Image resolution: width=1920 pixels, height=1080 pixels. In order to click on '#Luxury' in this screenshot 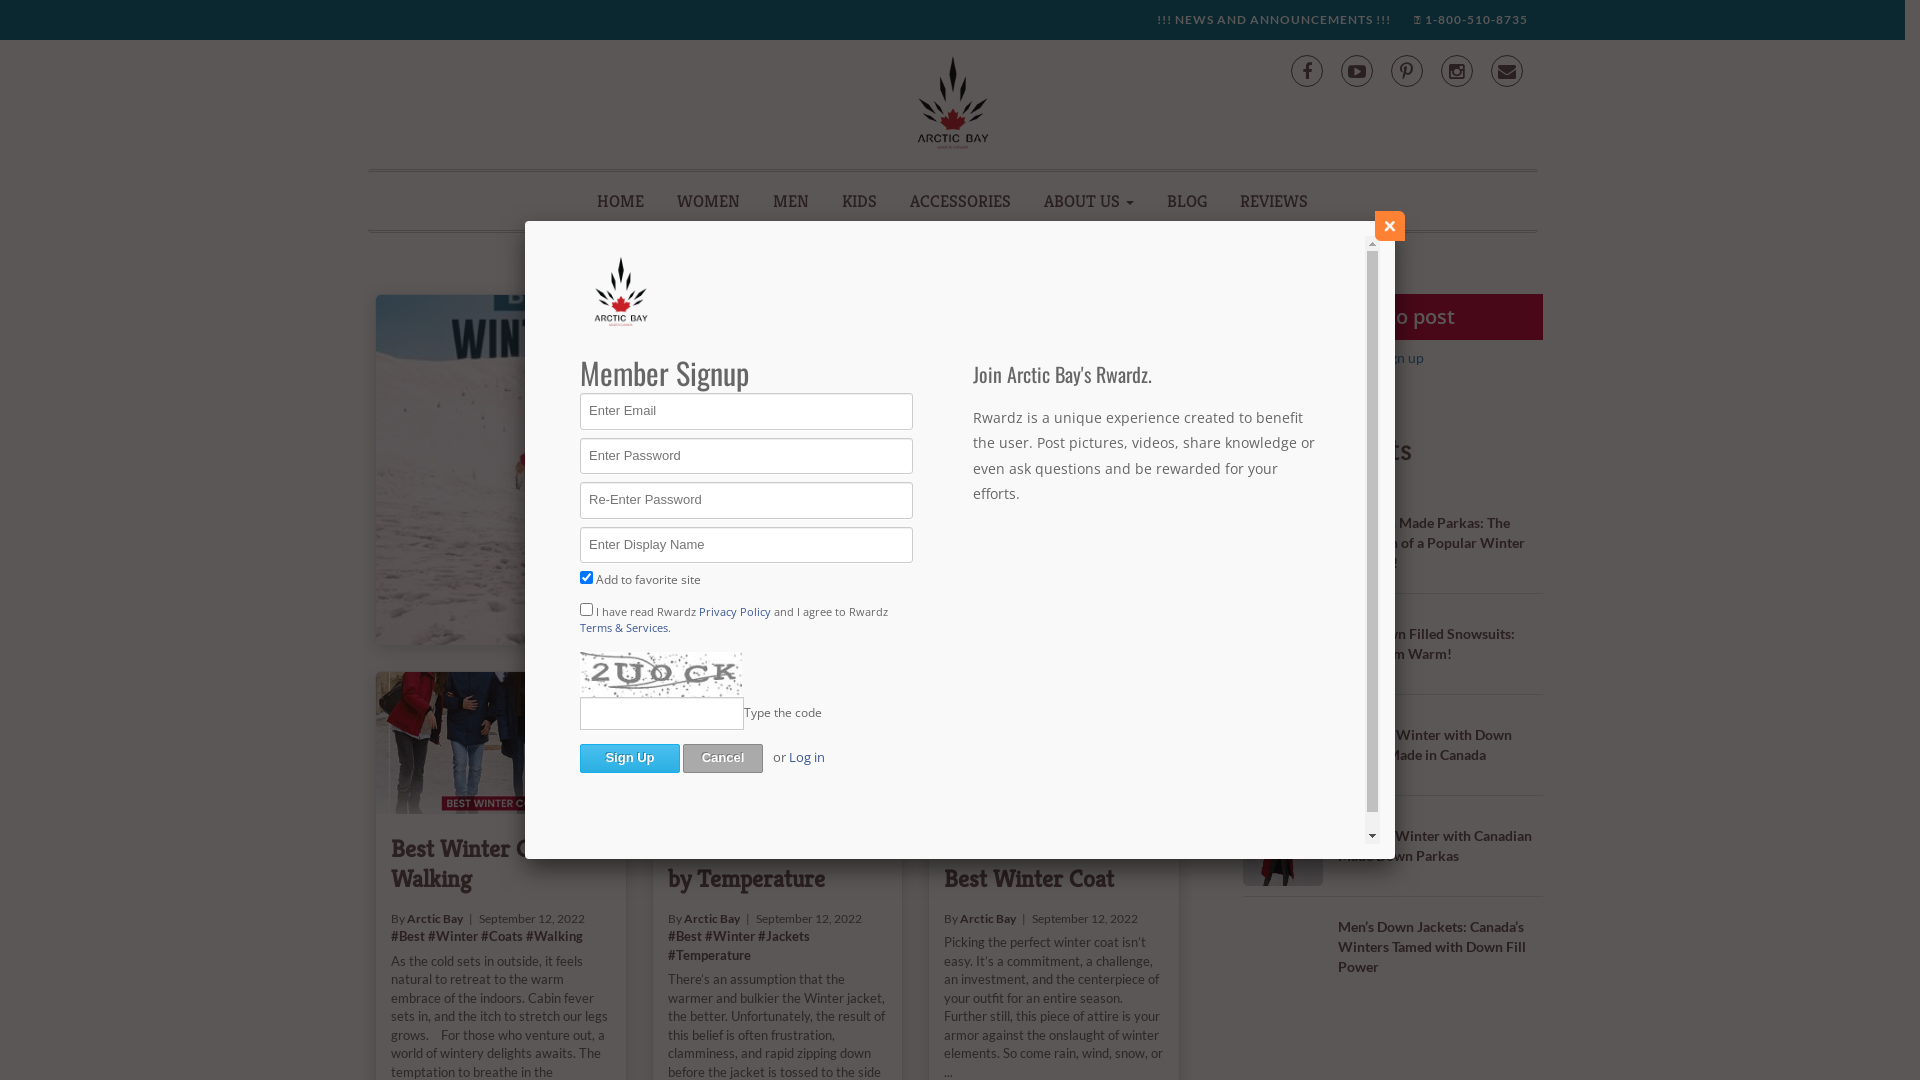, I will do `click(909, 386)`.